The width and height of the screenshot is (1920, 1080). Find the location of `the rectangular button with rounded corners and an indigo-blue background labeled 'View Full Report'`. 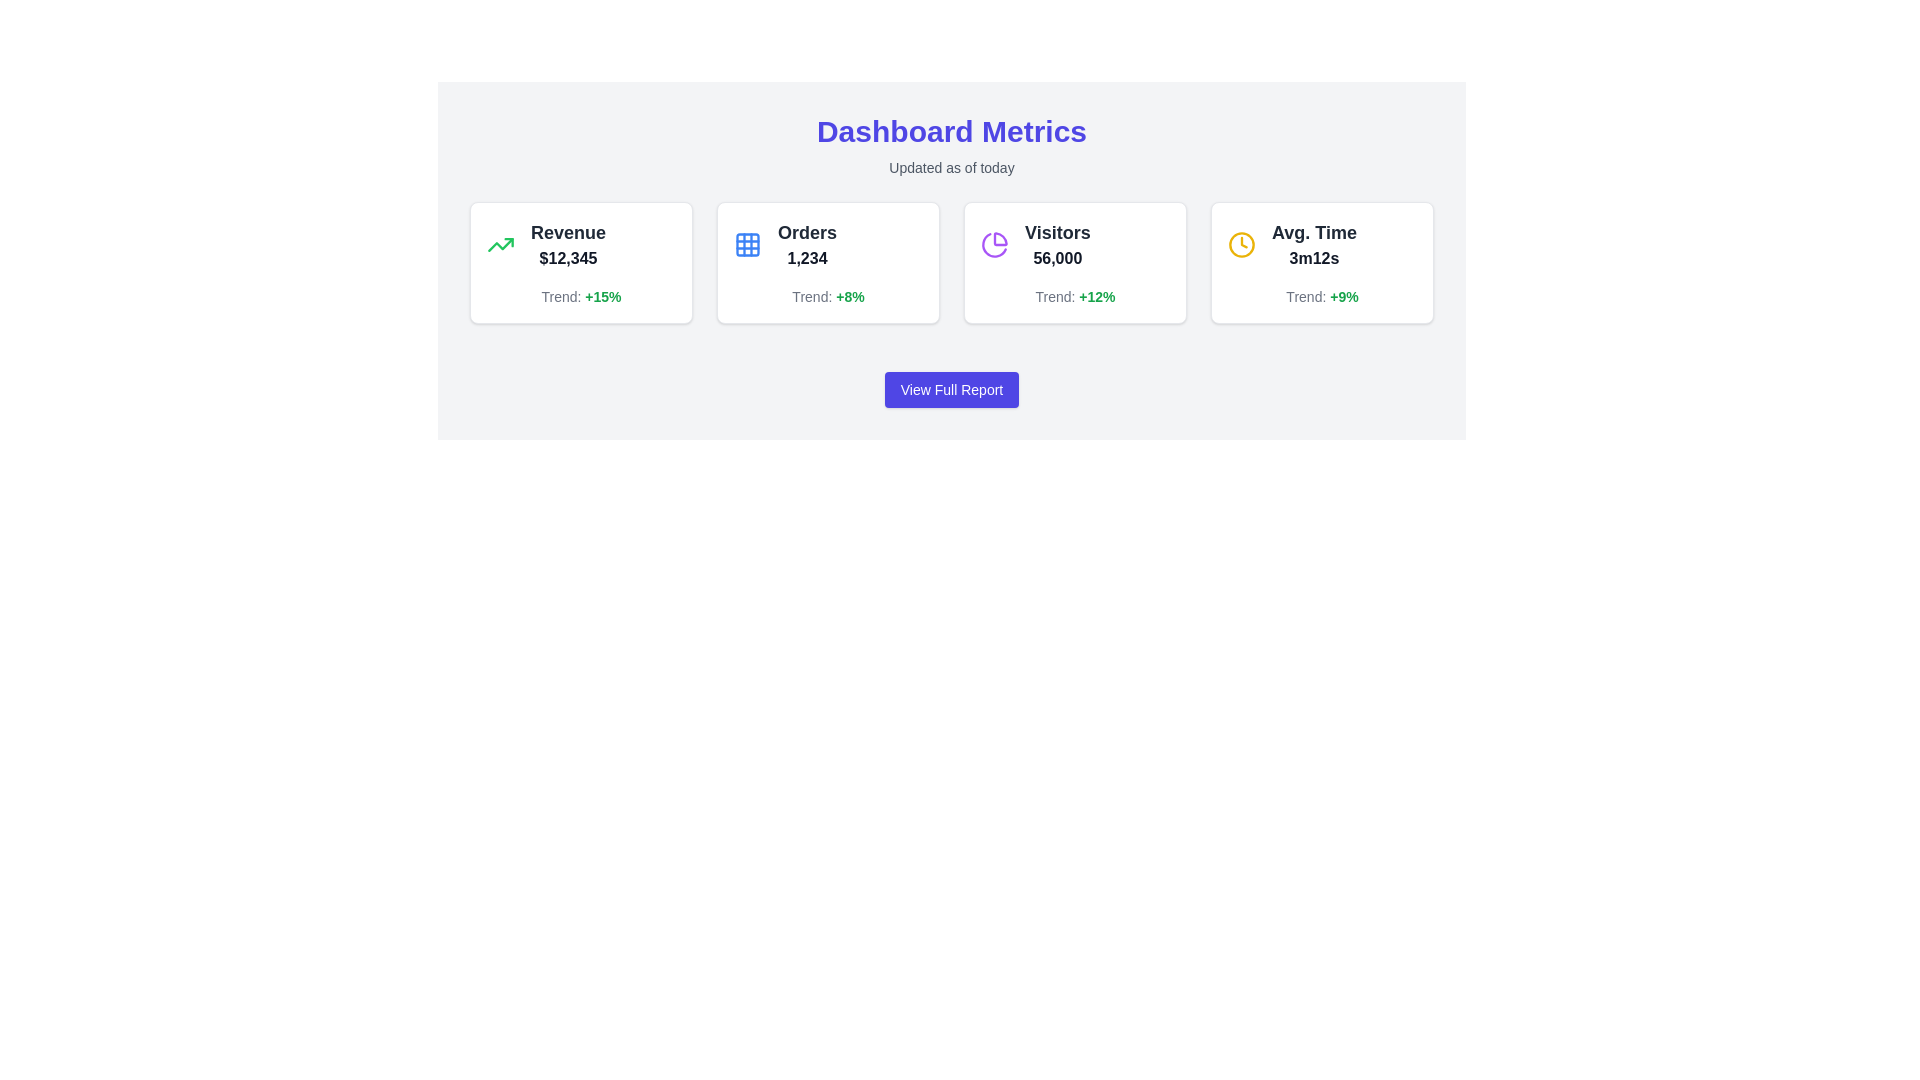

the rectangular button with rounded corners and an indigo-blue background labeled 'View Full Report' is located at coordinates (950, 389).